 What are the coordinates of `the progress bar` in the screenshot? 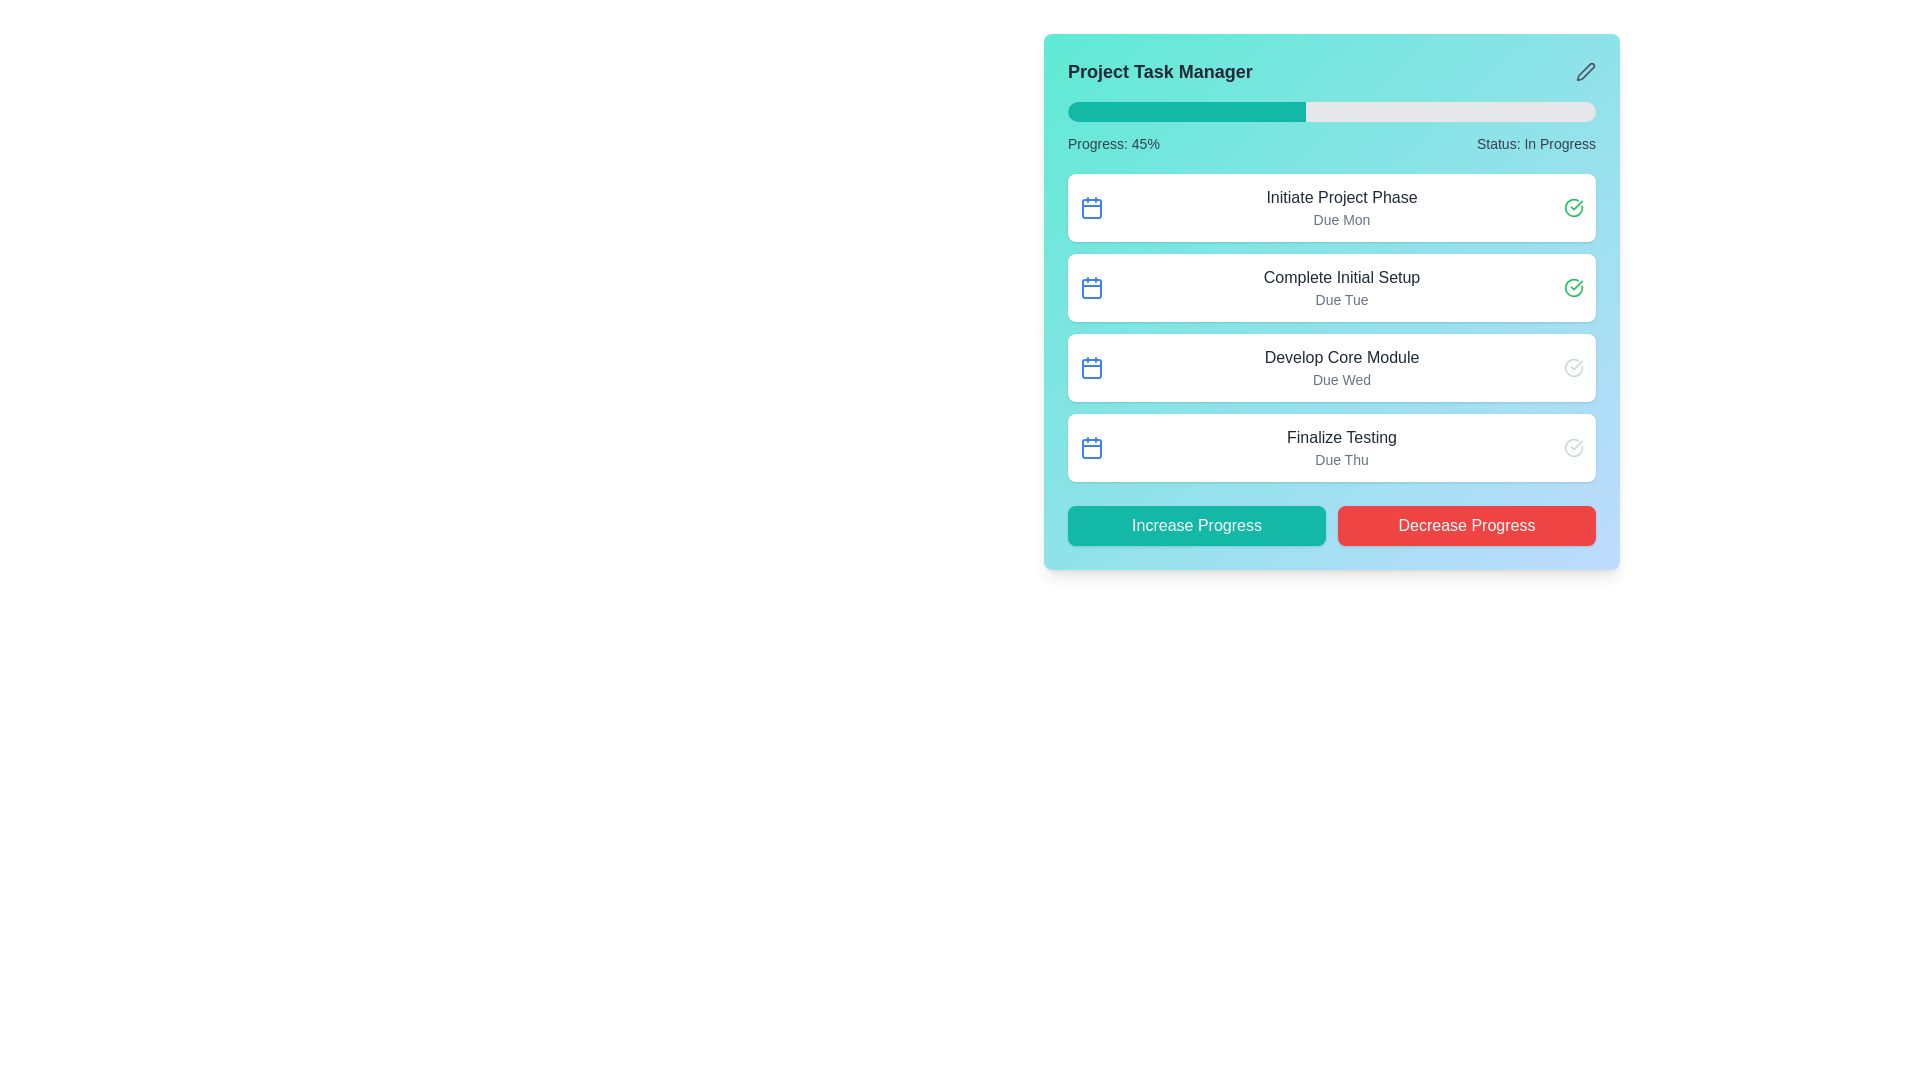 It's located at (1174, 111).